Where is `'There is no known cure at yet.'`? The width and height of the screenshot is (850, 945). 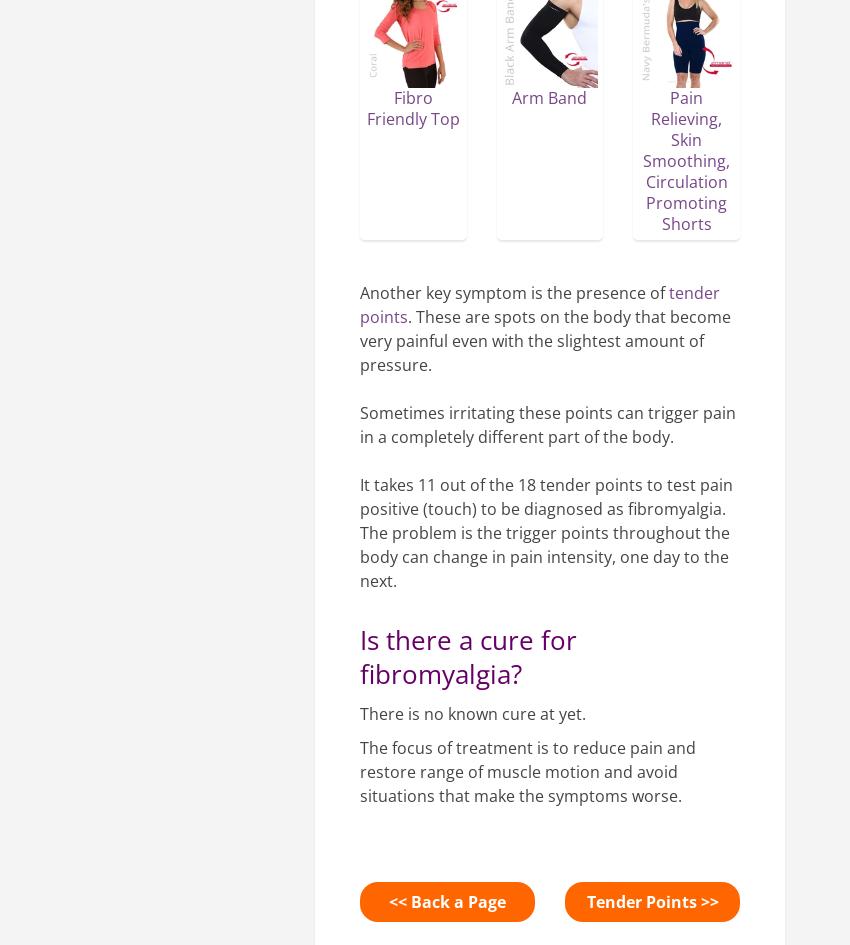 'There is no known cure at yet.' is located at coordinates (473, 713).